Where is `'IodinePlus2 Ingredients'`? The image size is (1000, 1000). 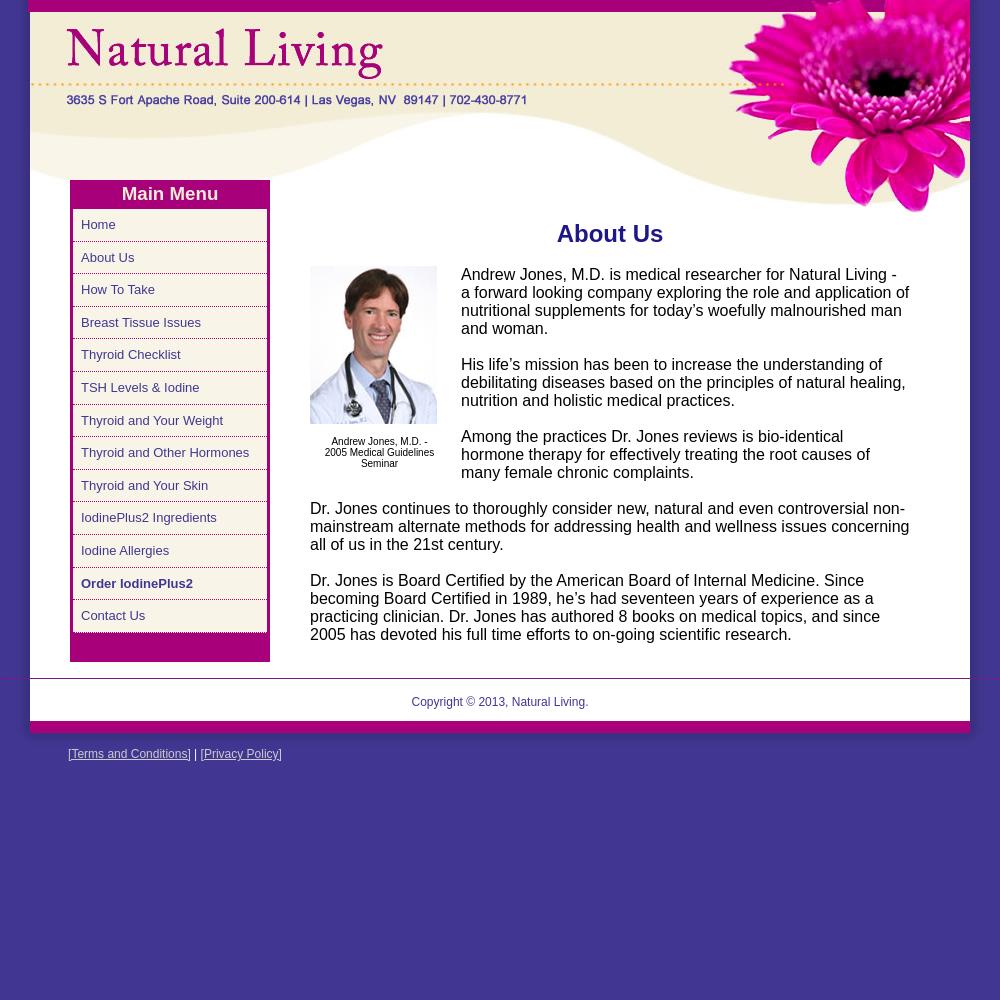 'IodinePlus2 Ingredients' is located at coordinates (148, 517).